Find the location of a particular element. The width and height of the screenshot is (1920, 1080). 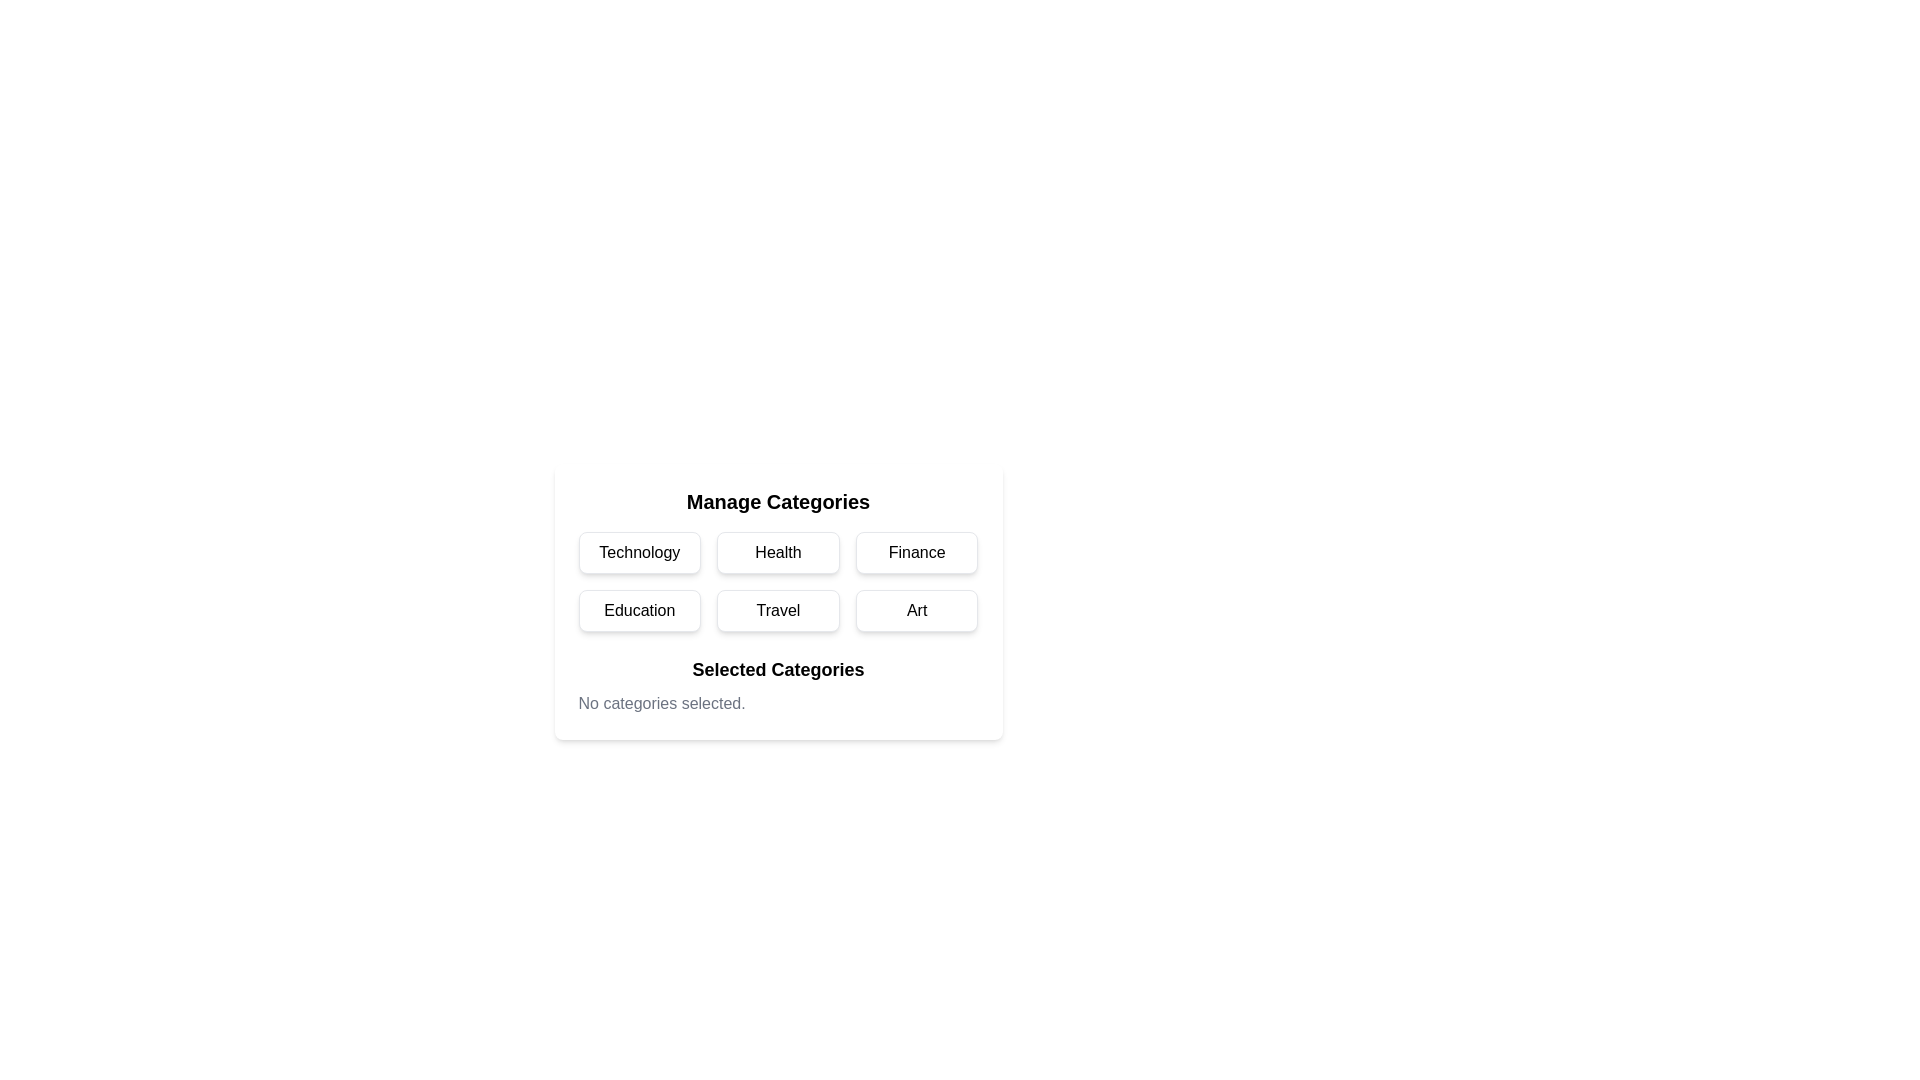

the 'Education' button located in the second row of the grid layout, which is the first button in that row is located at coordinates (638, 609).